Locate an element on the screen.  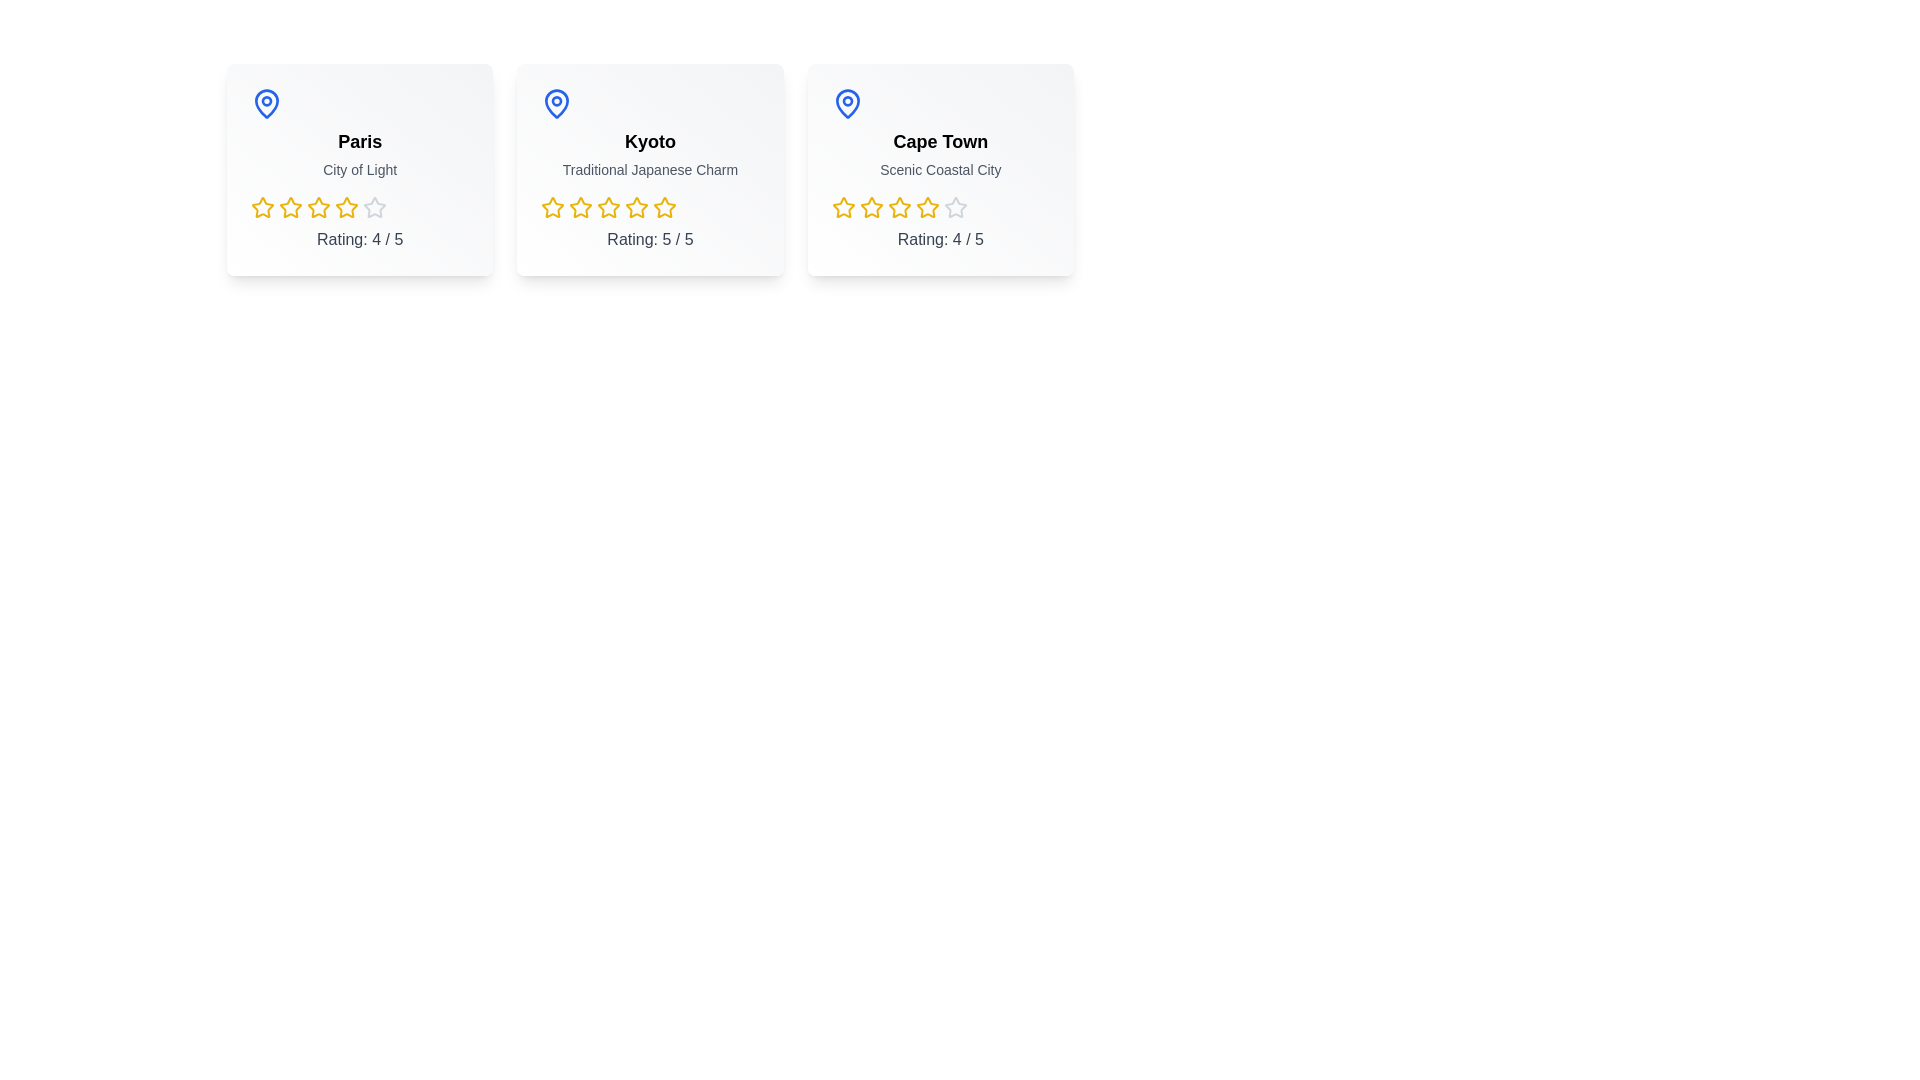
the map pin icon for Paris is located at coordinates (266, 104).